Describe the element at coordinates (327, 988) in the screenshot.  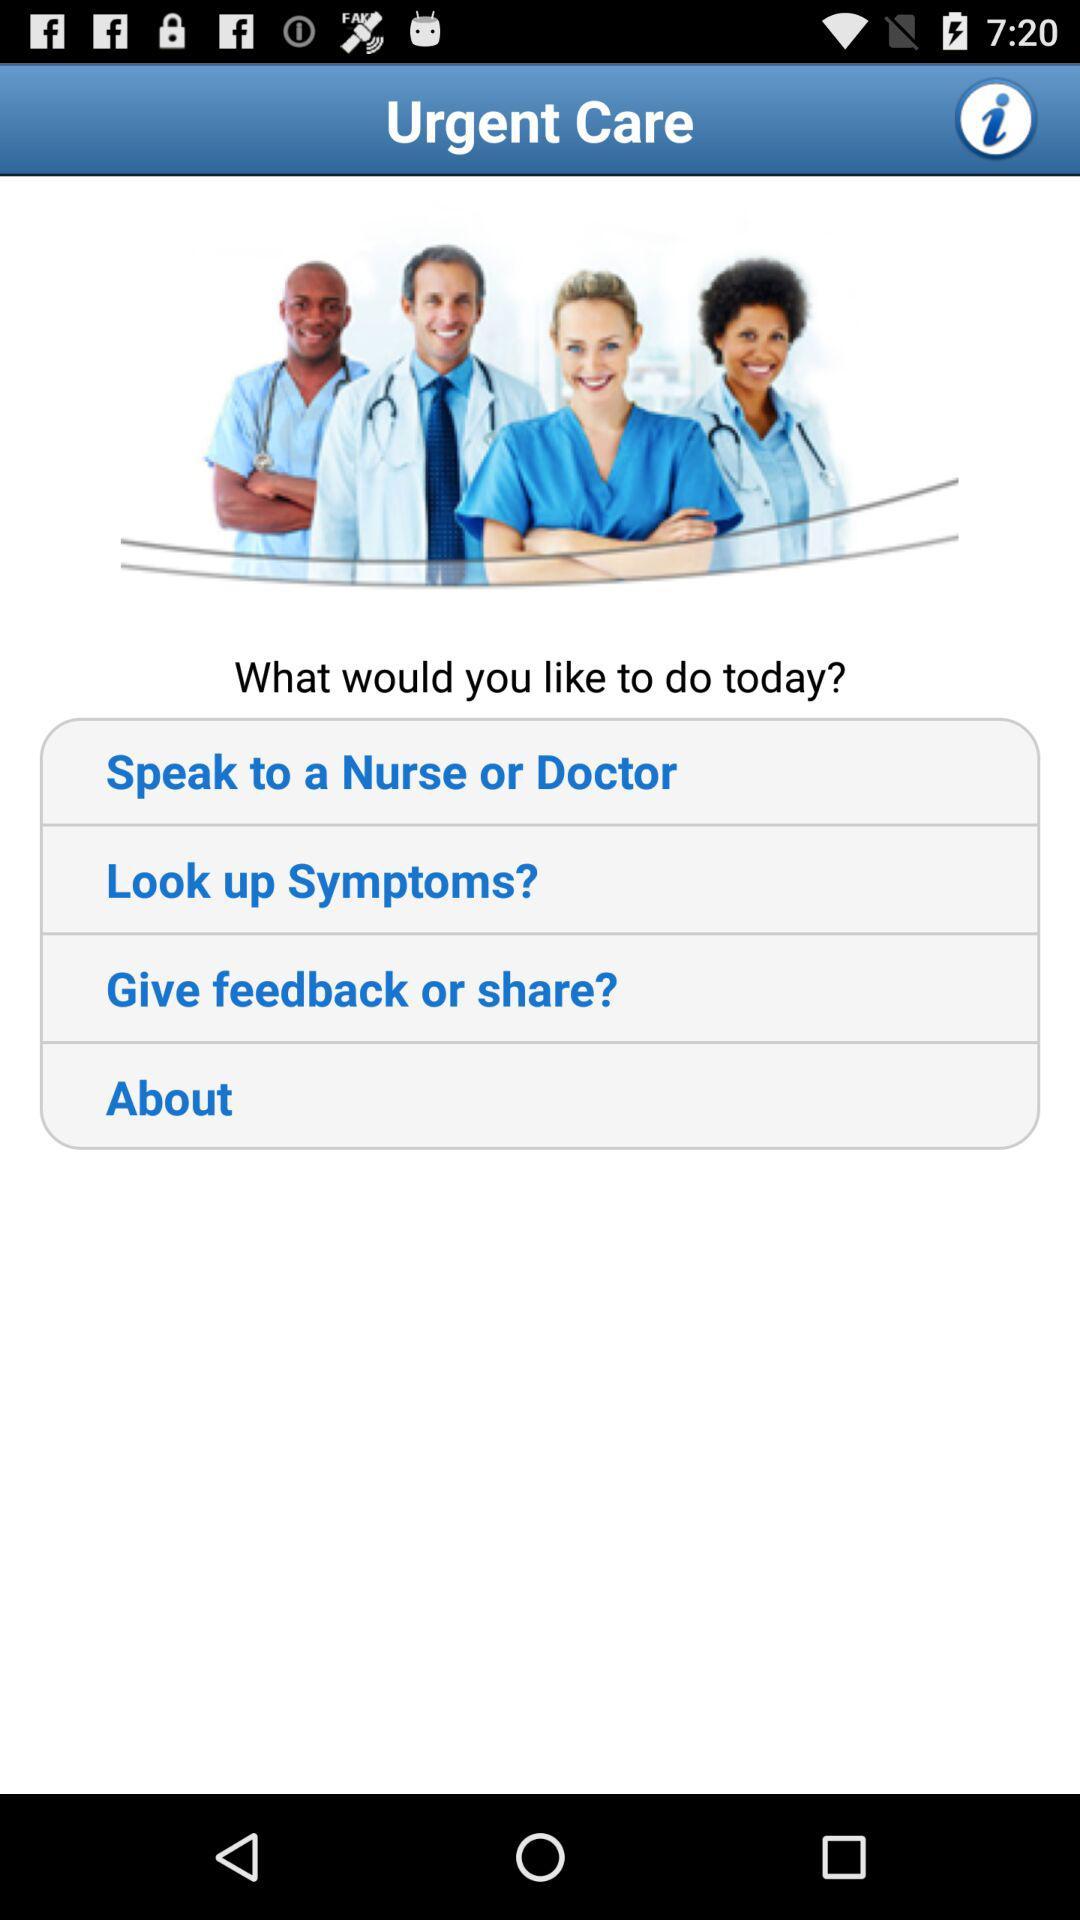
I see `give feedback or` at that location.